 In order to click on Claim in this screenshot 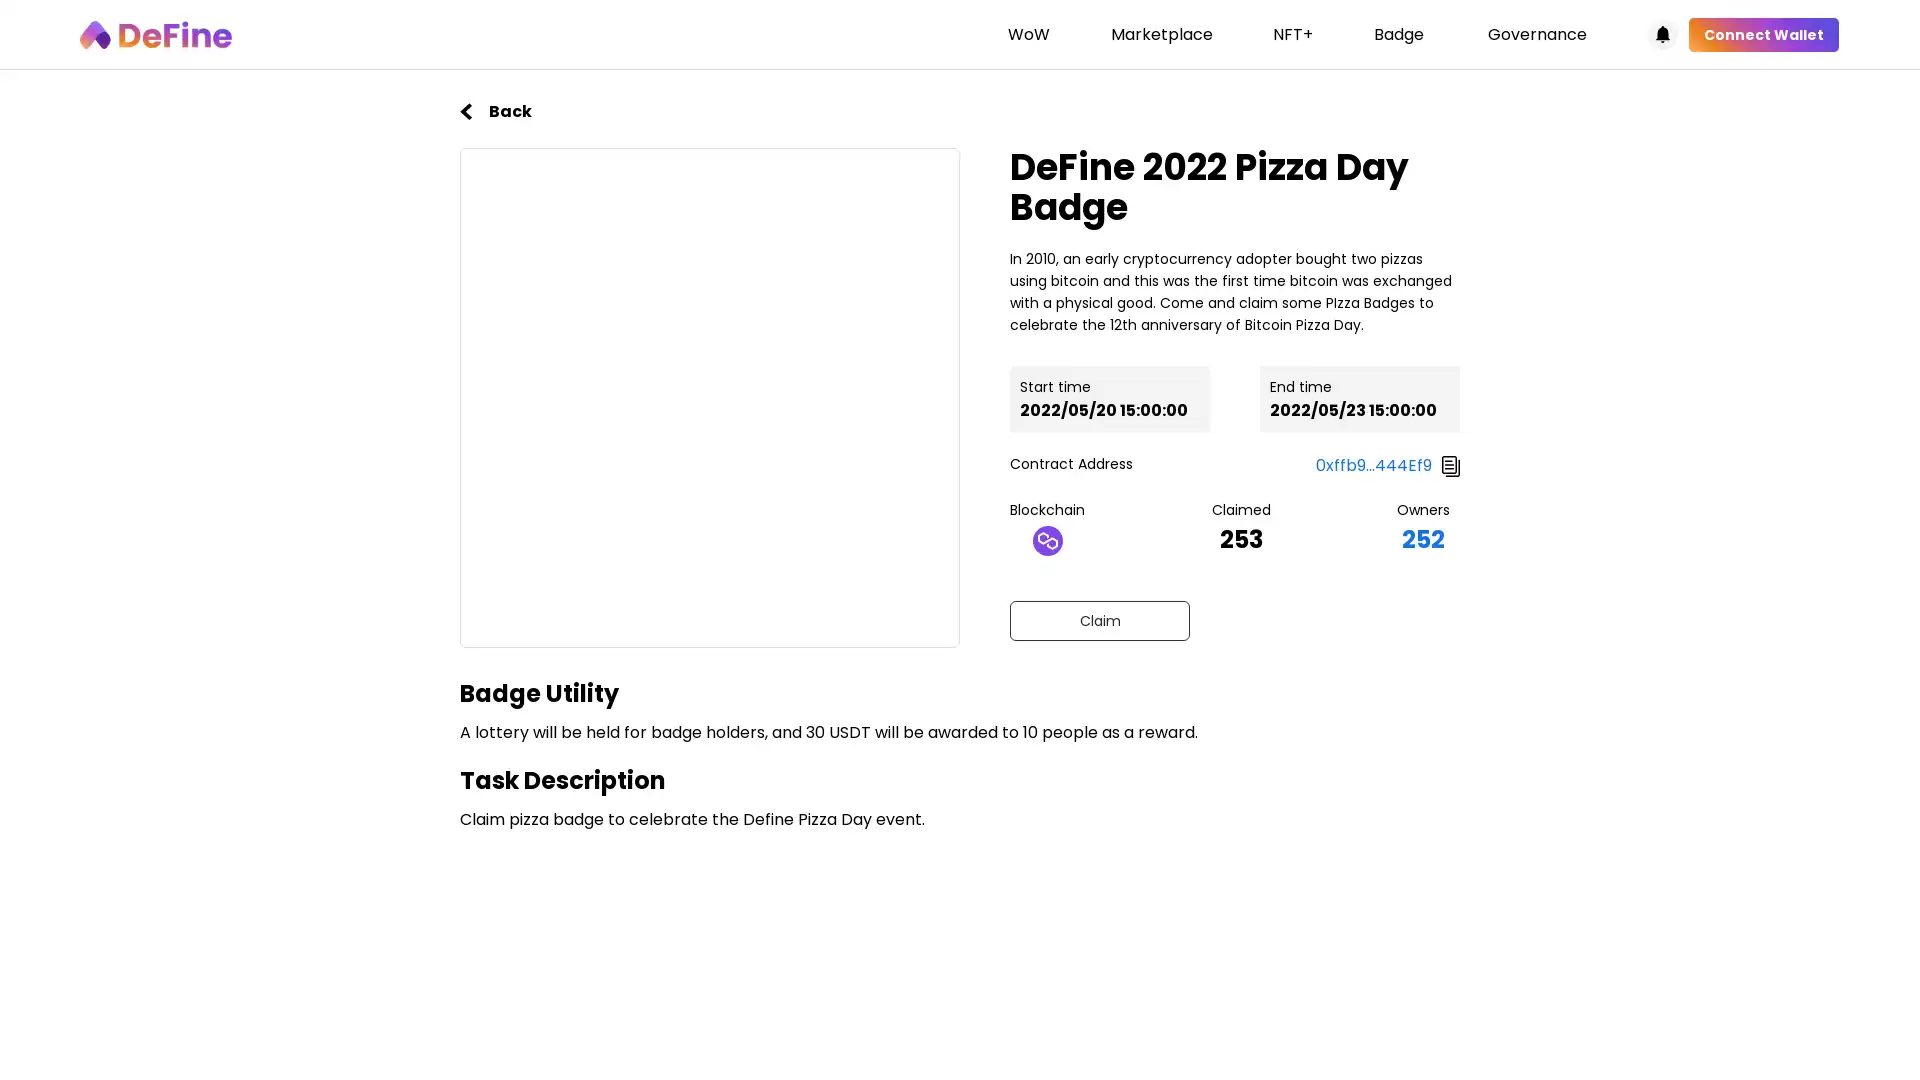, I will do `click(1098, 619)`.